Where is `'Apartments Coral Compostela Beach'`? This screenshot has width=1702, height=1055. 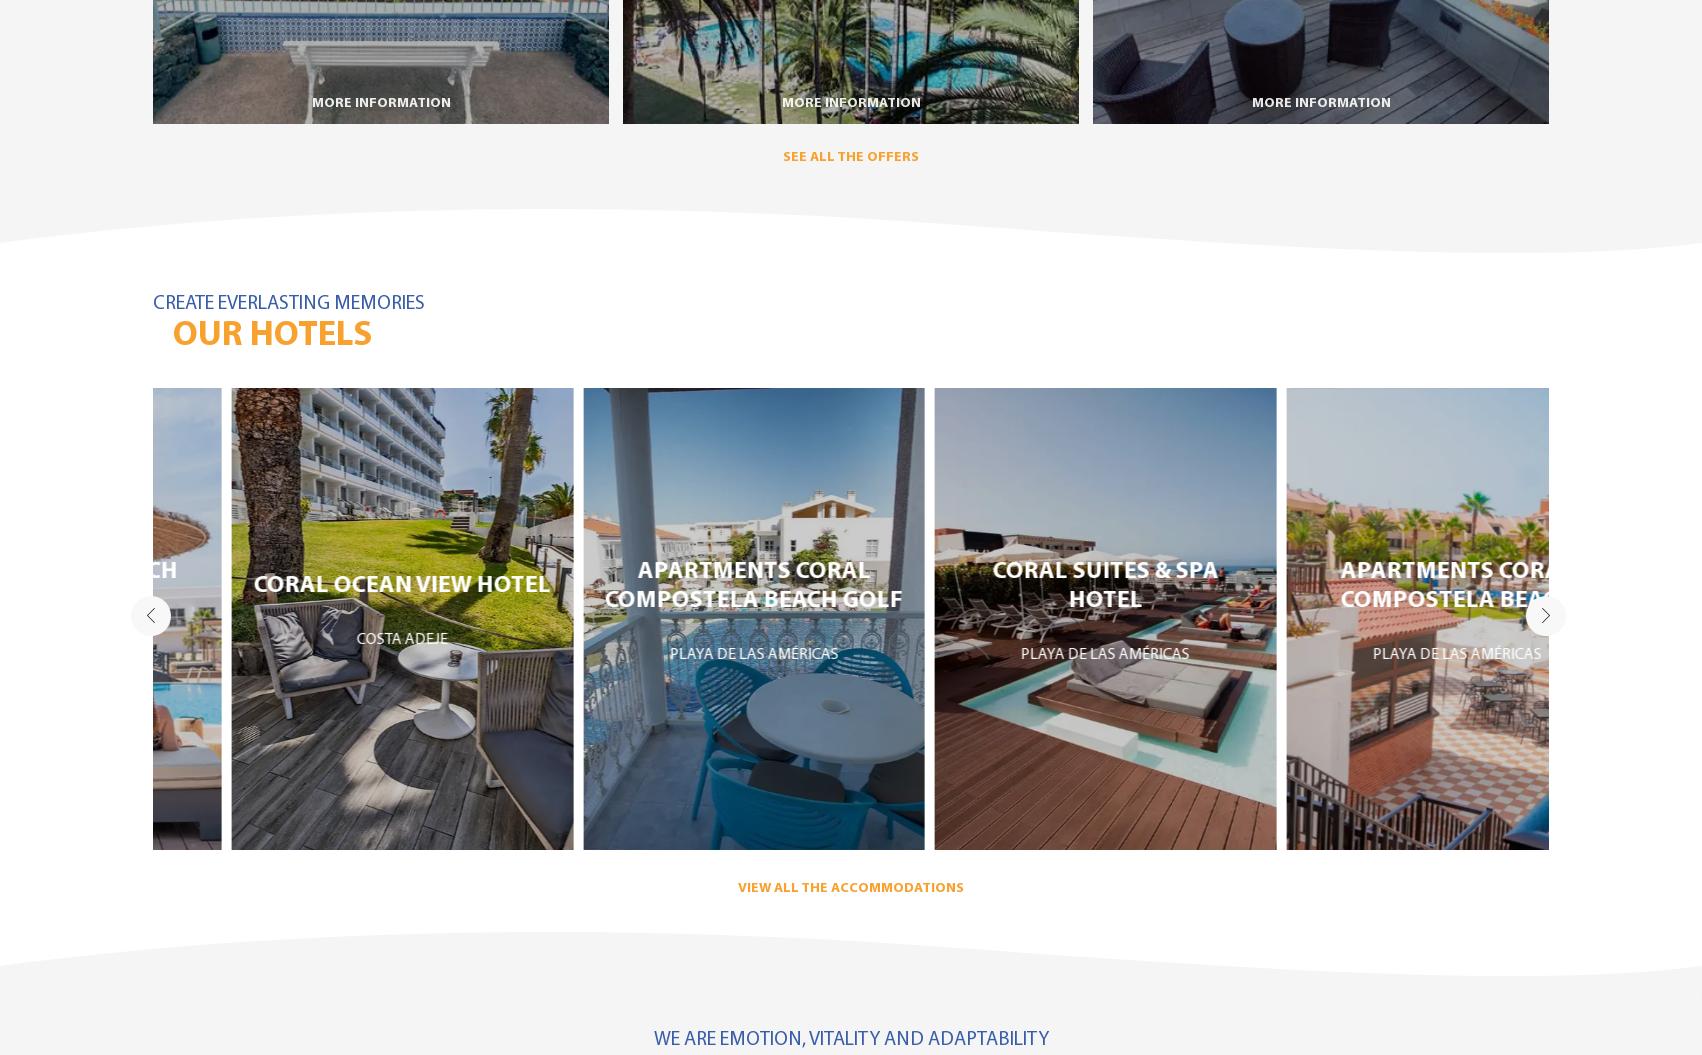
'Apartments Coral Compostela Beach' is located at coordinates (1261, 584).